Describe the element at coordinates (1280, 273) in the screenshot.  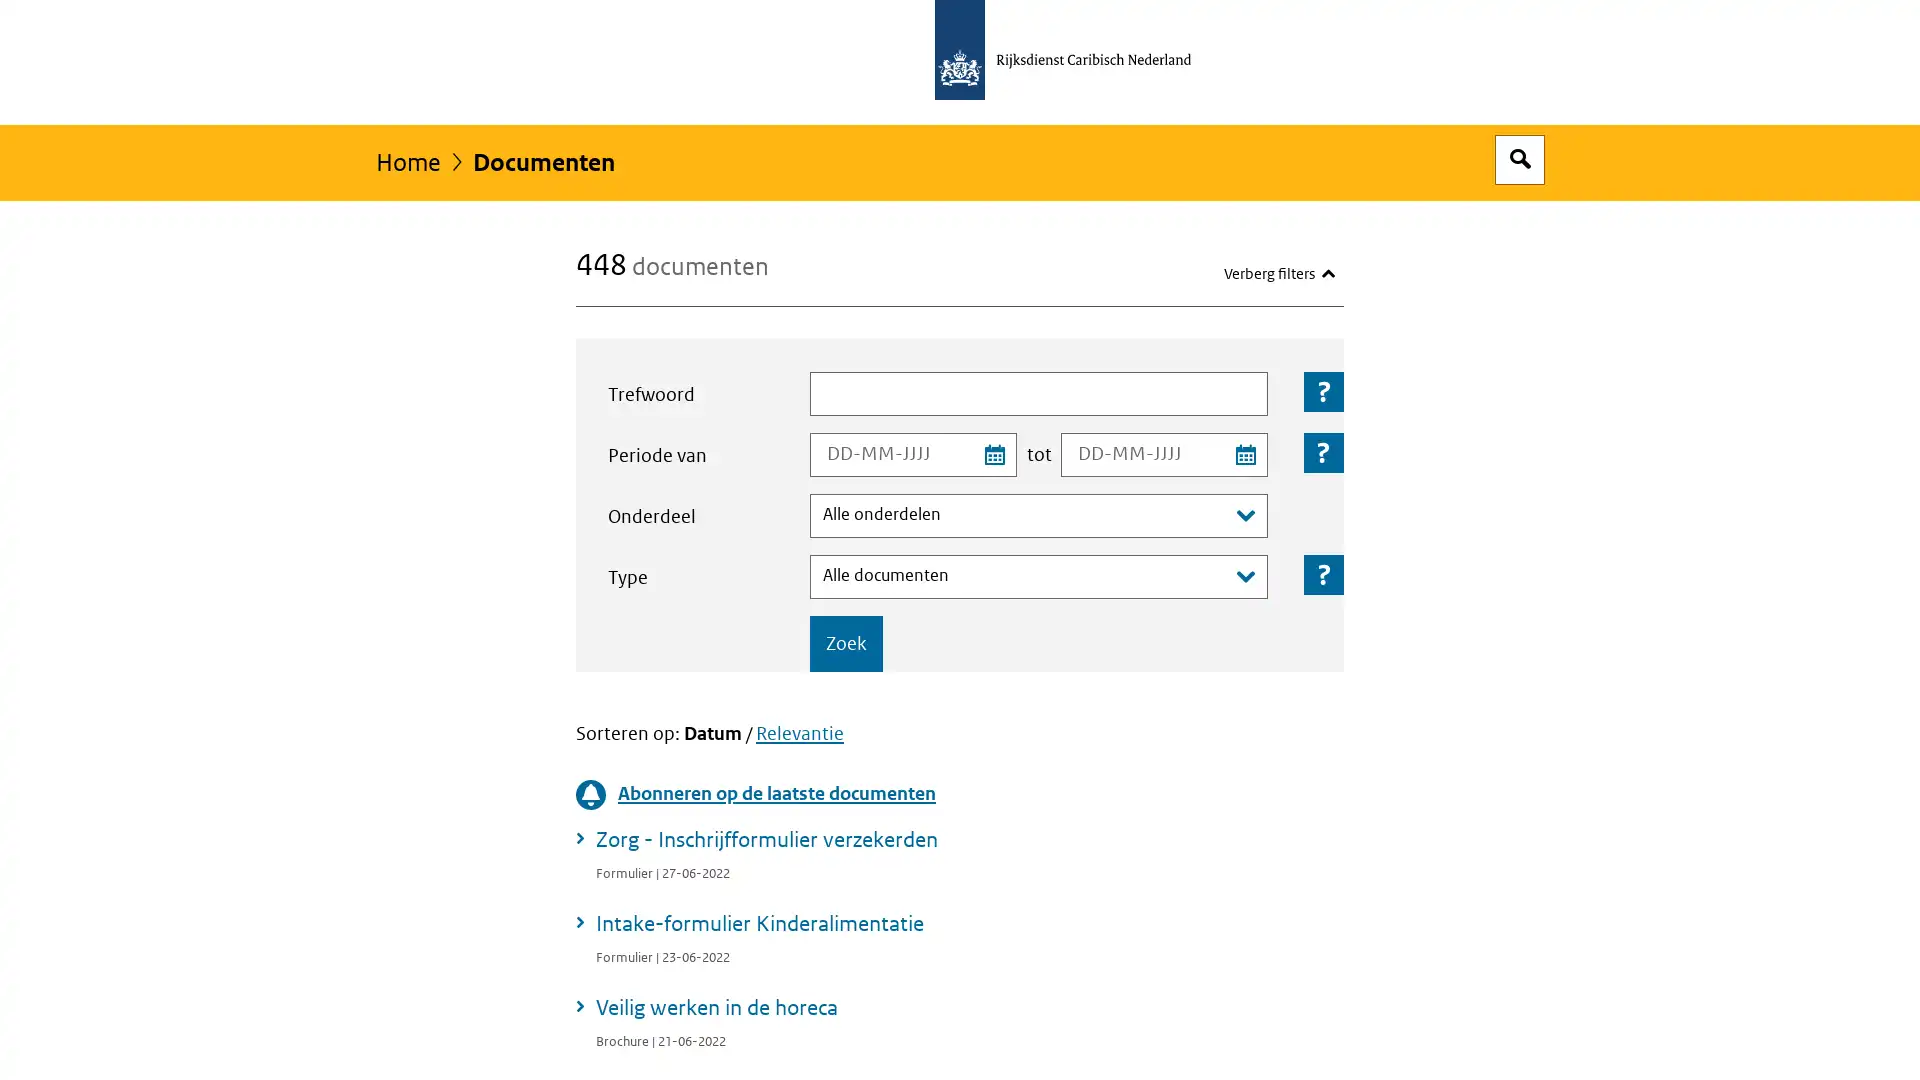
I see `Verberg filters` at that location.